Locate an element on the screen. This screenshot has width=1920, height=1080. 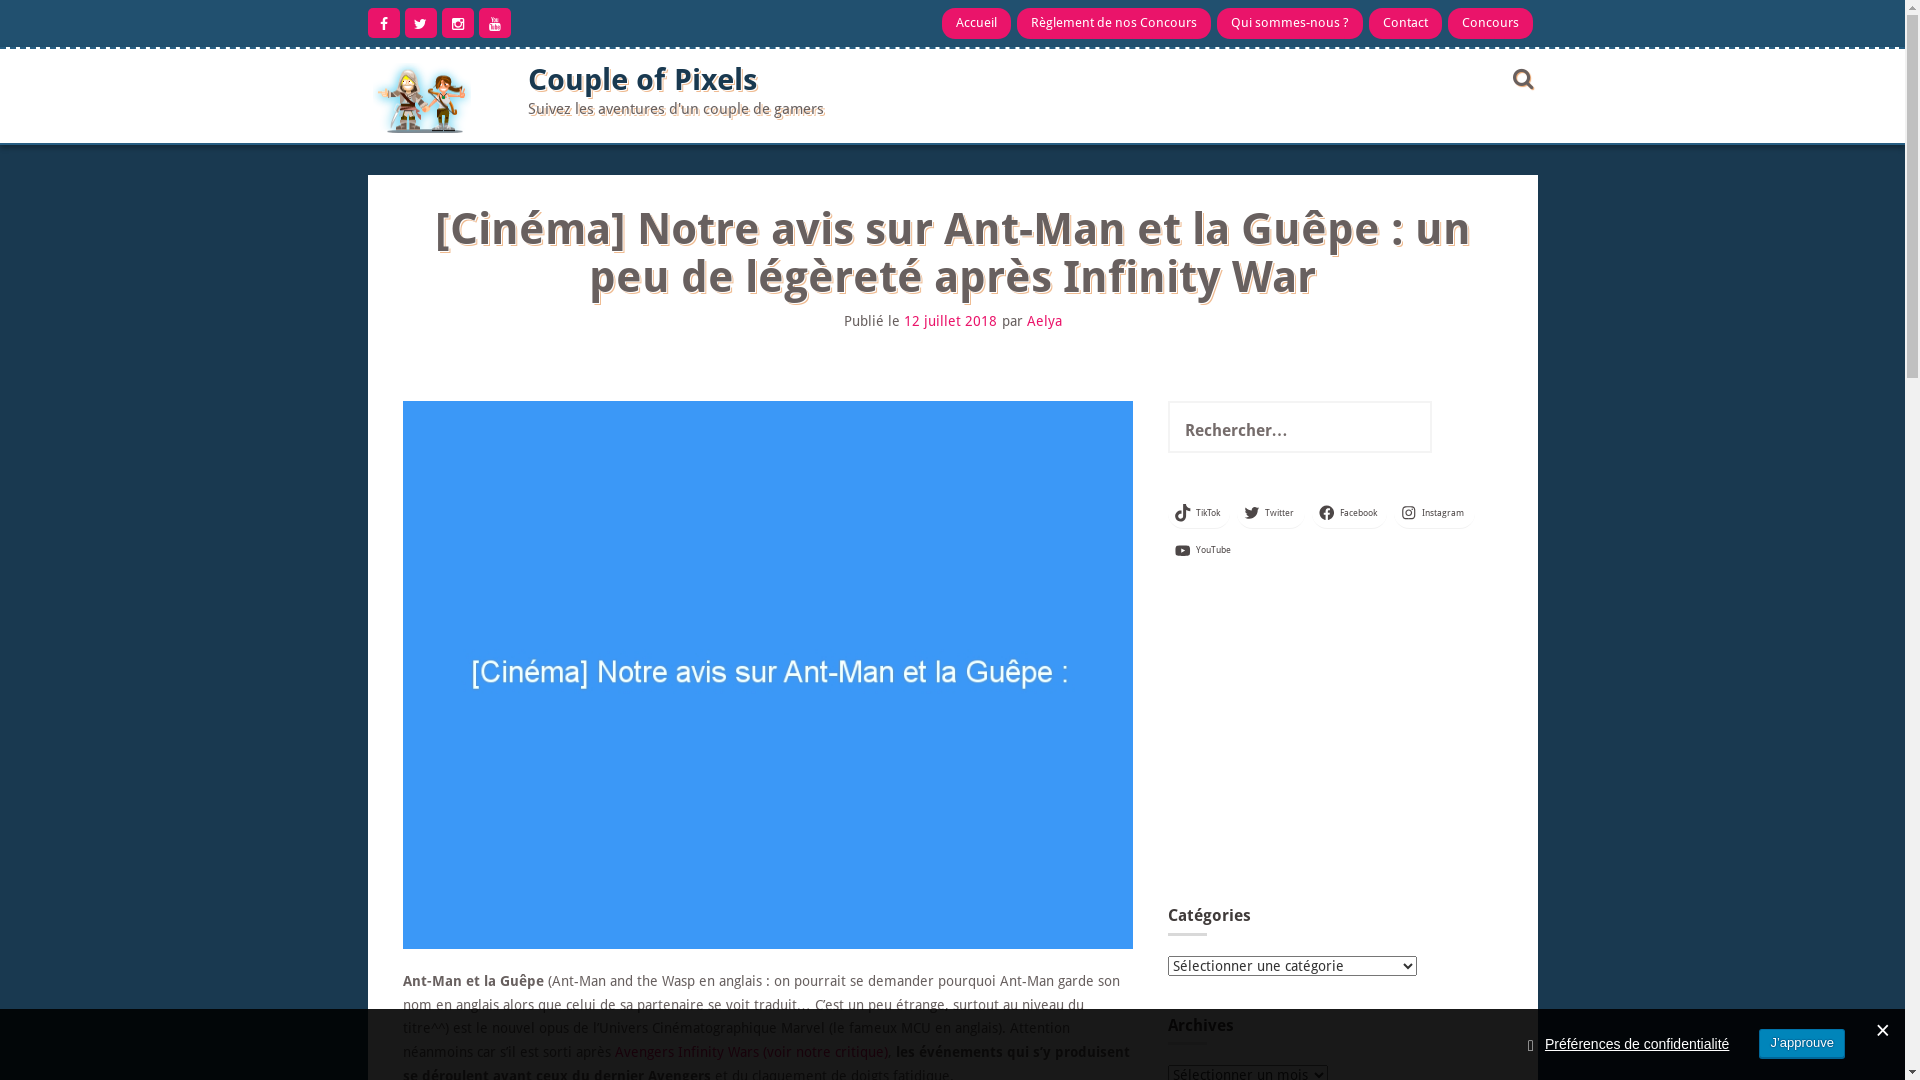
'Rechercher' is located at coordinates (43, 12).